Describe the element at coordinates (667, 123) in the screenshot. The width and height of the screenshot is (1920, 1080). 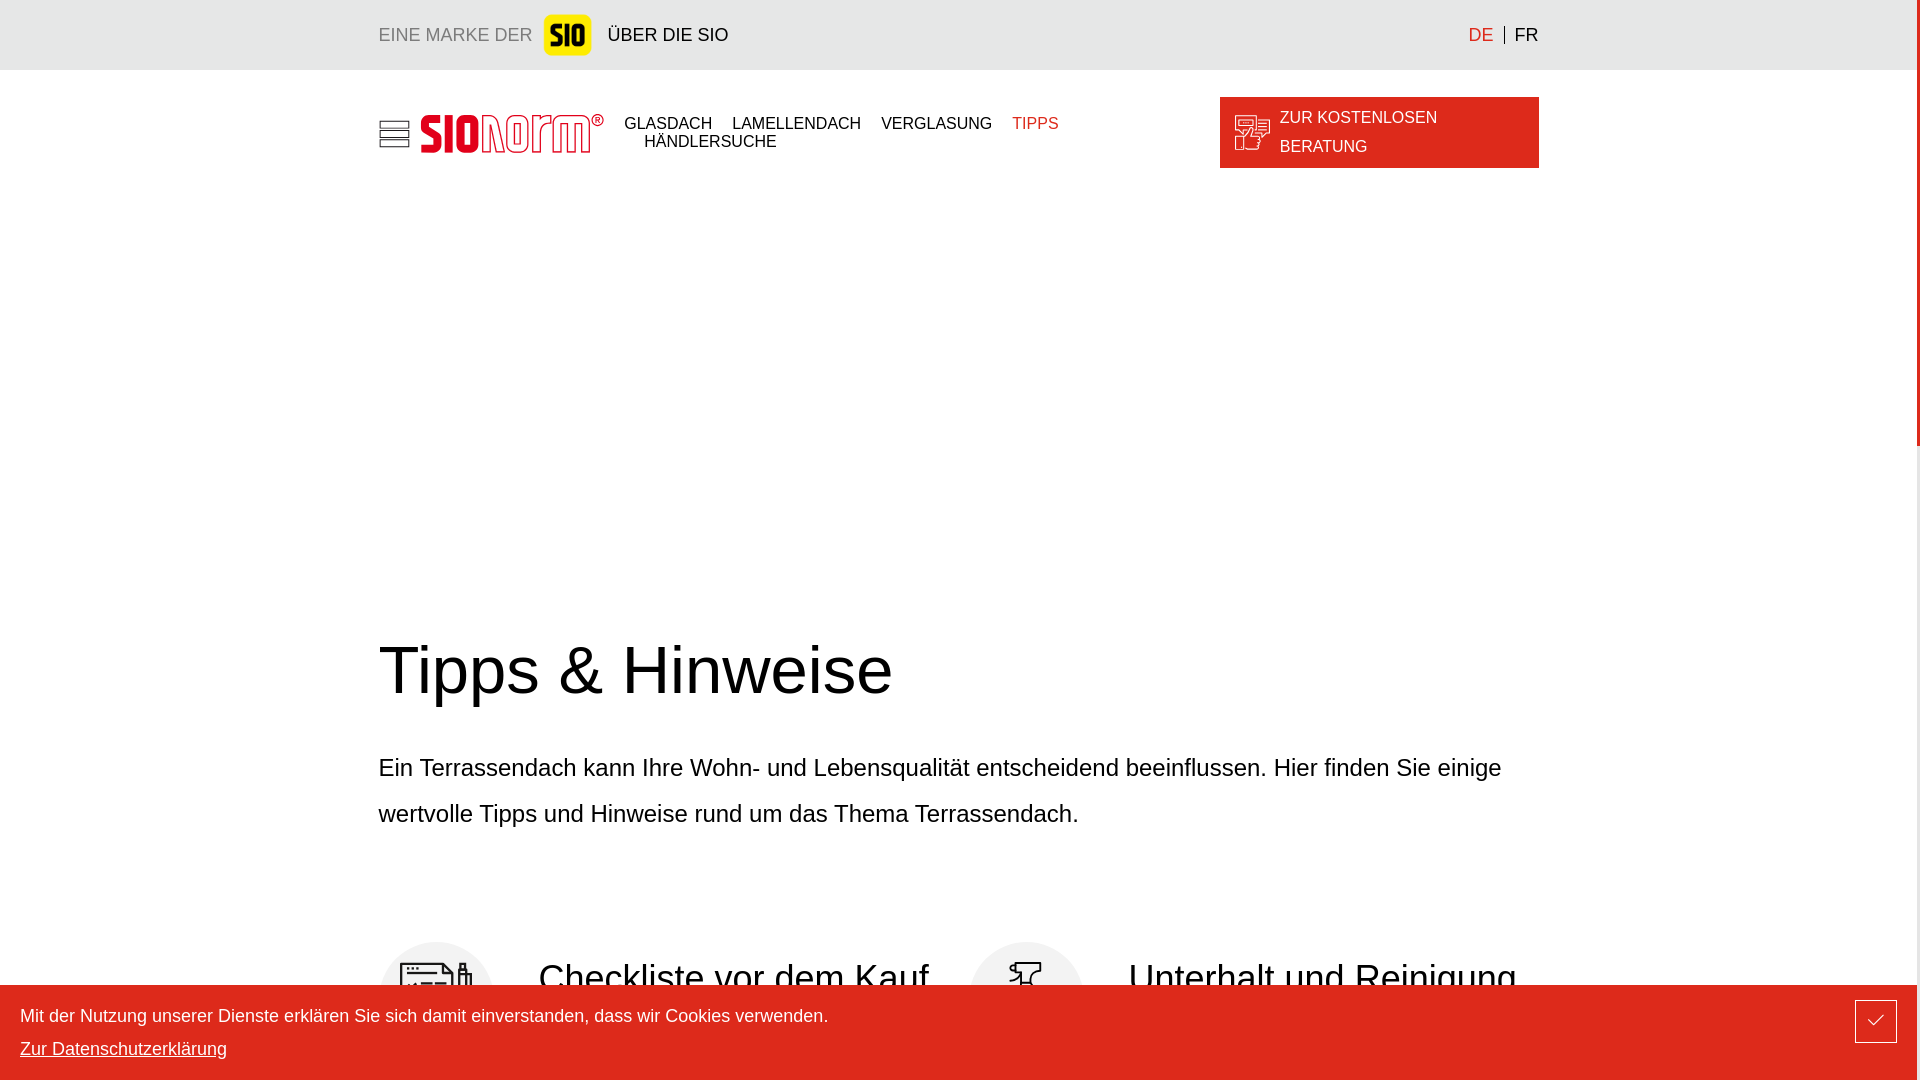
I see `'GLASDACH'` at that location.